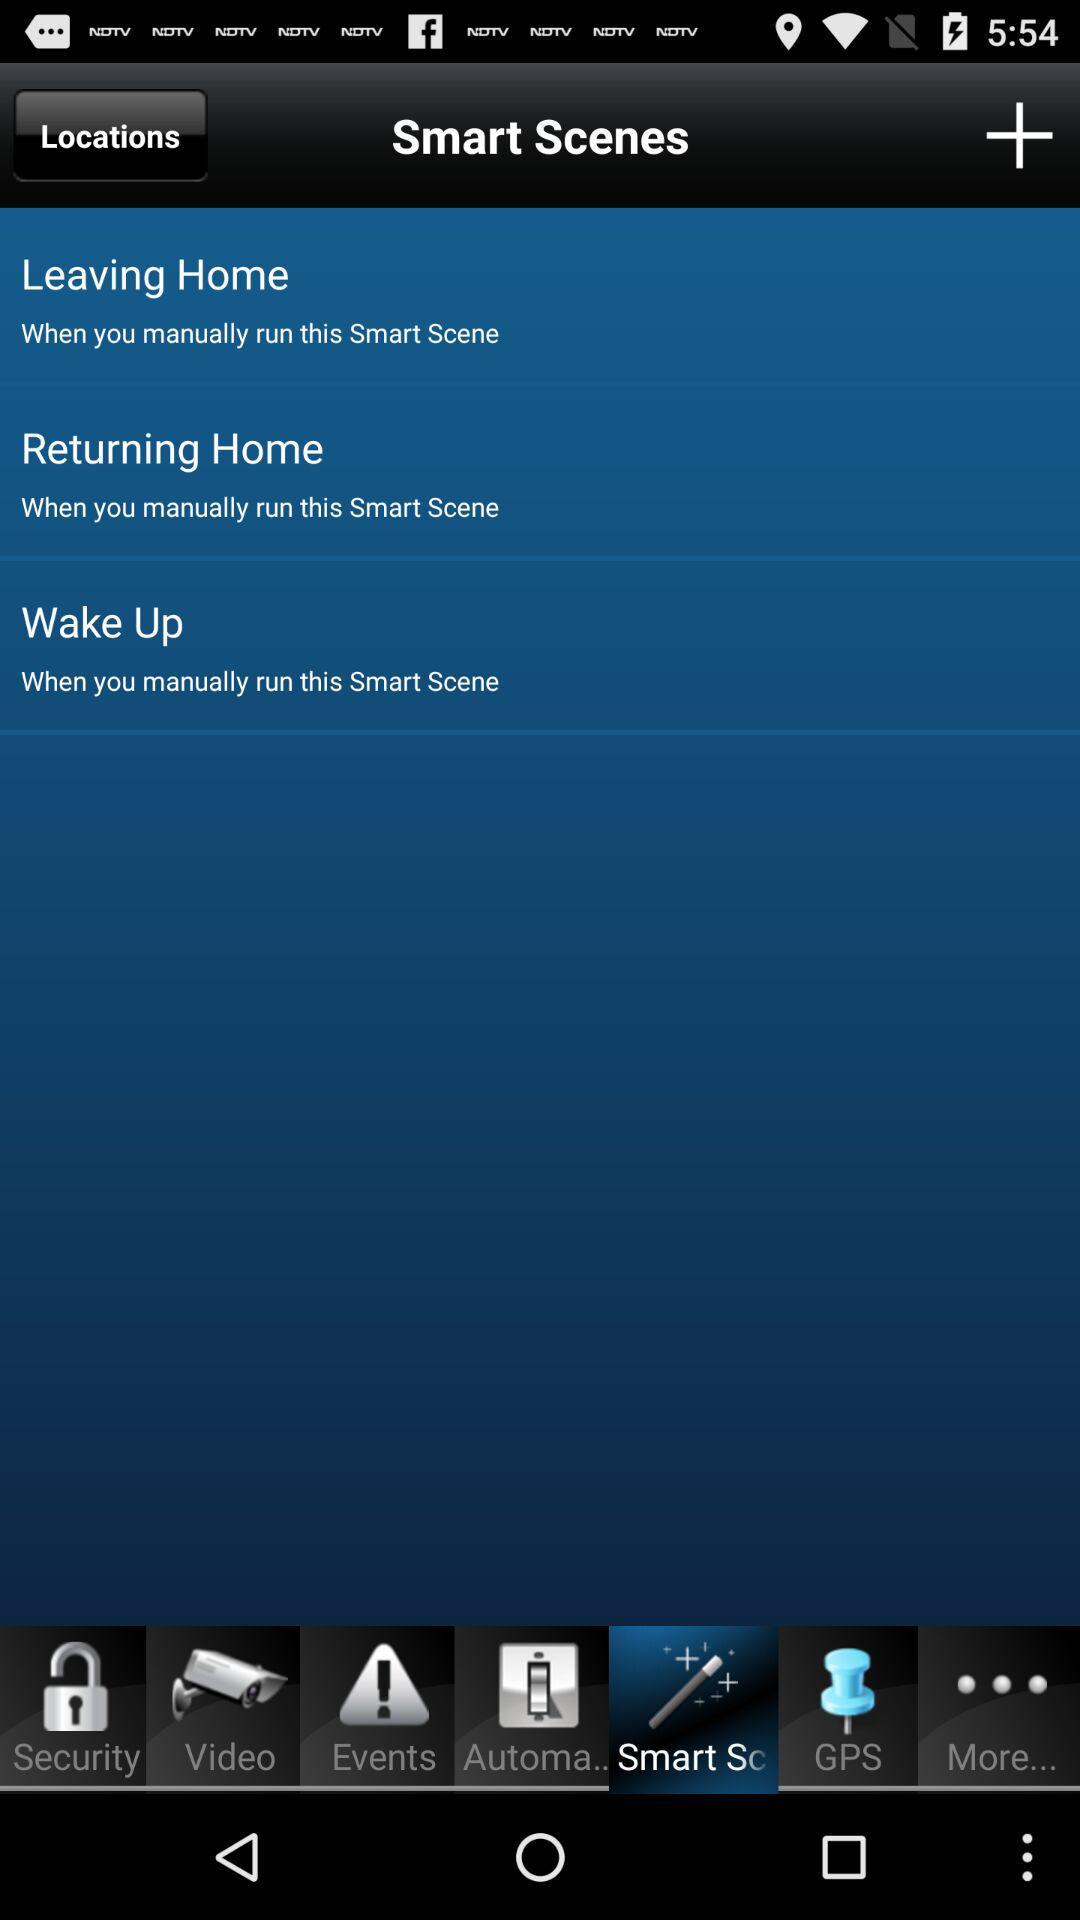 The image size is (1080, 1920). I want to click on wake up item, so click(550, 619).